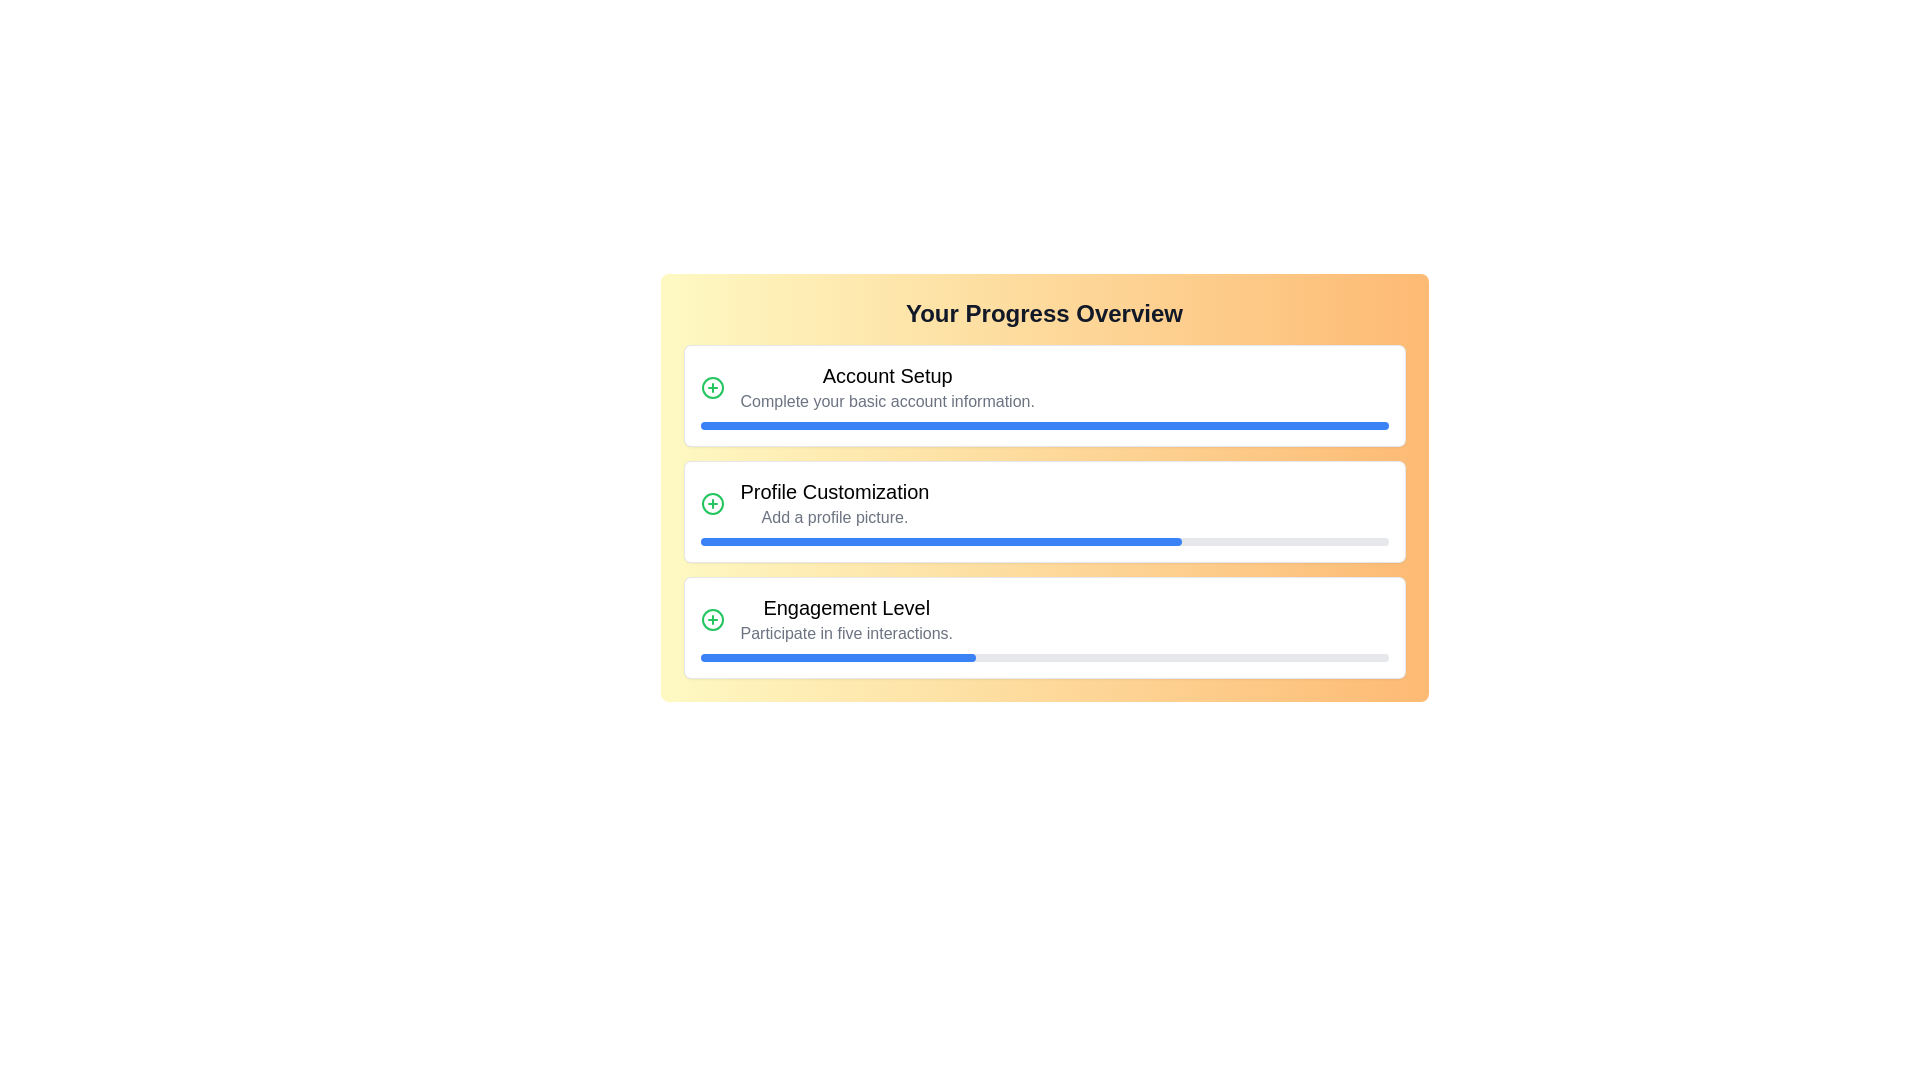 The image size is (1920, 1080). I want to click on the text label that reads 'Participate in five interactions.' which is styled in light gray and positioned below the 'Engagement Level' title within a rectangular card, so click(846, 633).